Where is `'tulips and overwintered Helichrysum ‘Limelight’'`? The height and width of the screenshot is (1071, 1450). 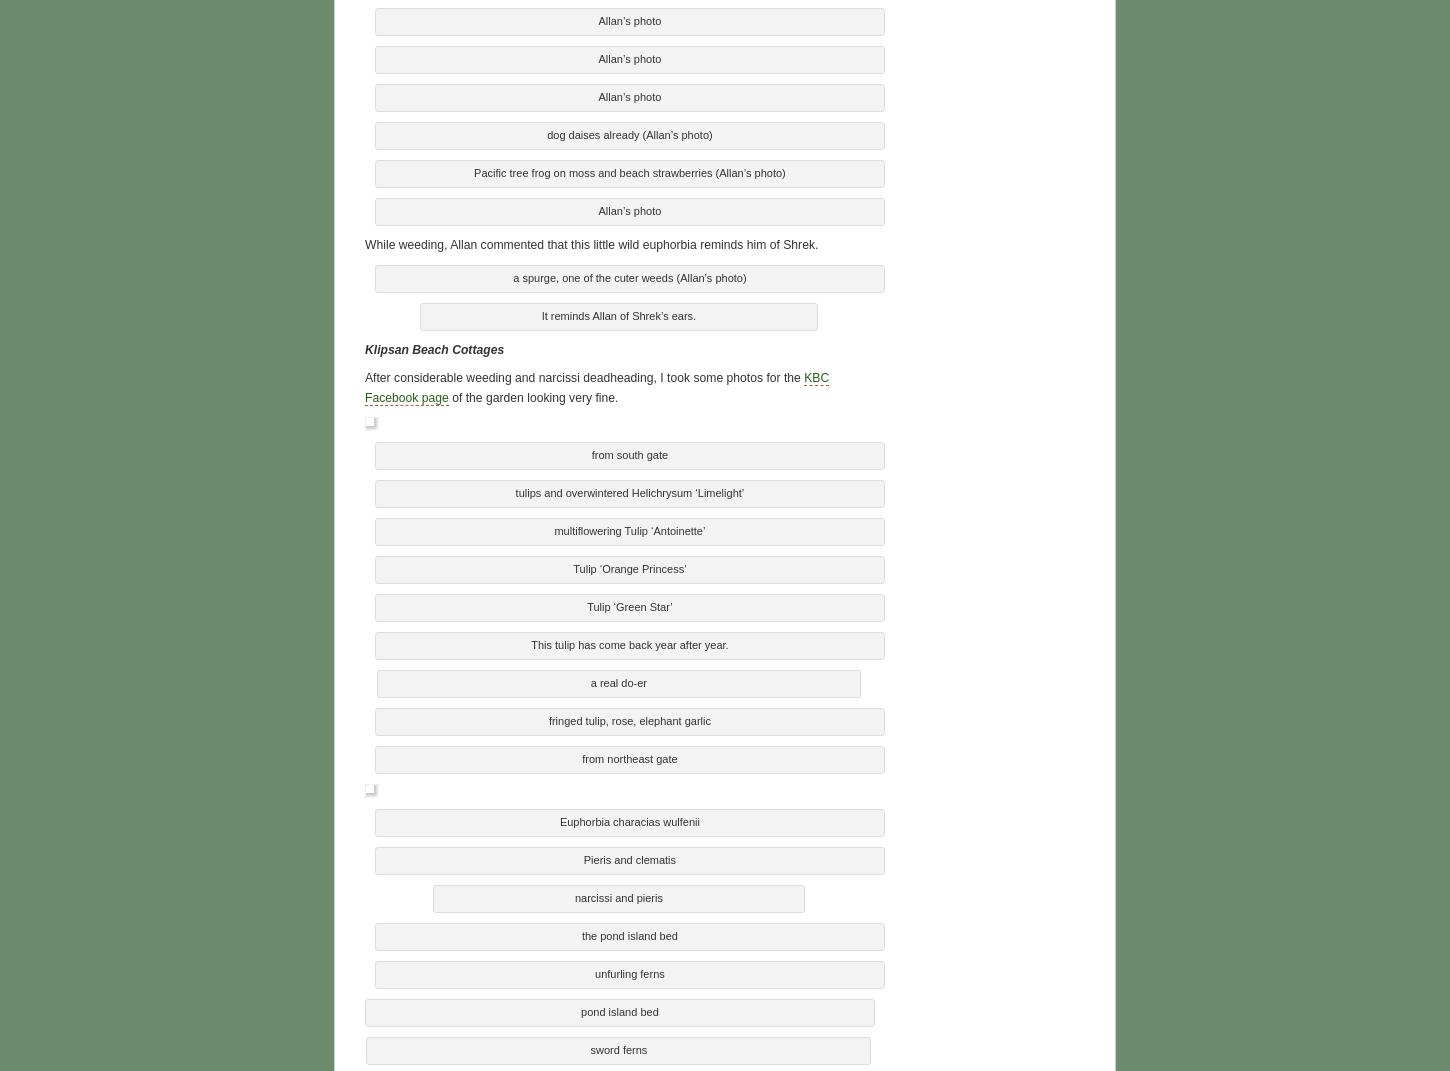
'tulips and overwintered Helichrysum ‘Limelight’' is located at coordinates (628, 488).